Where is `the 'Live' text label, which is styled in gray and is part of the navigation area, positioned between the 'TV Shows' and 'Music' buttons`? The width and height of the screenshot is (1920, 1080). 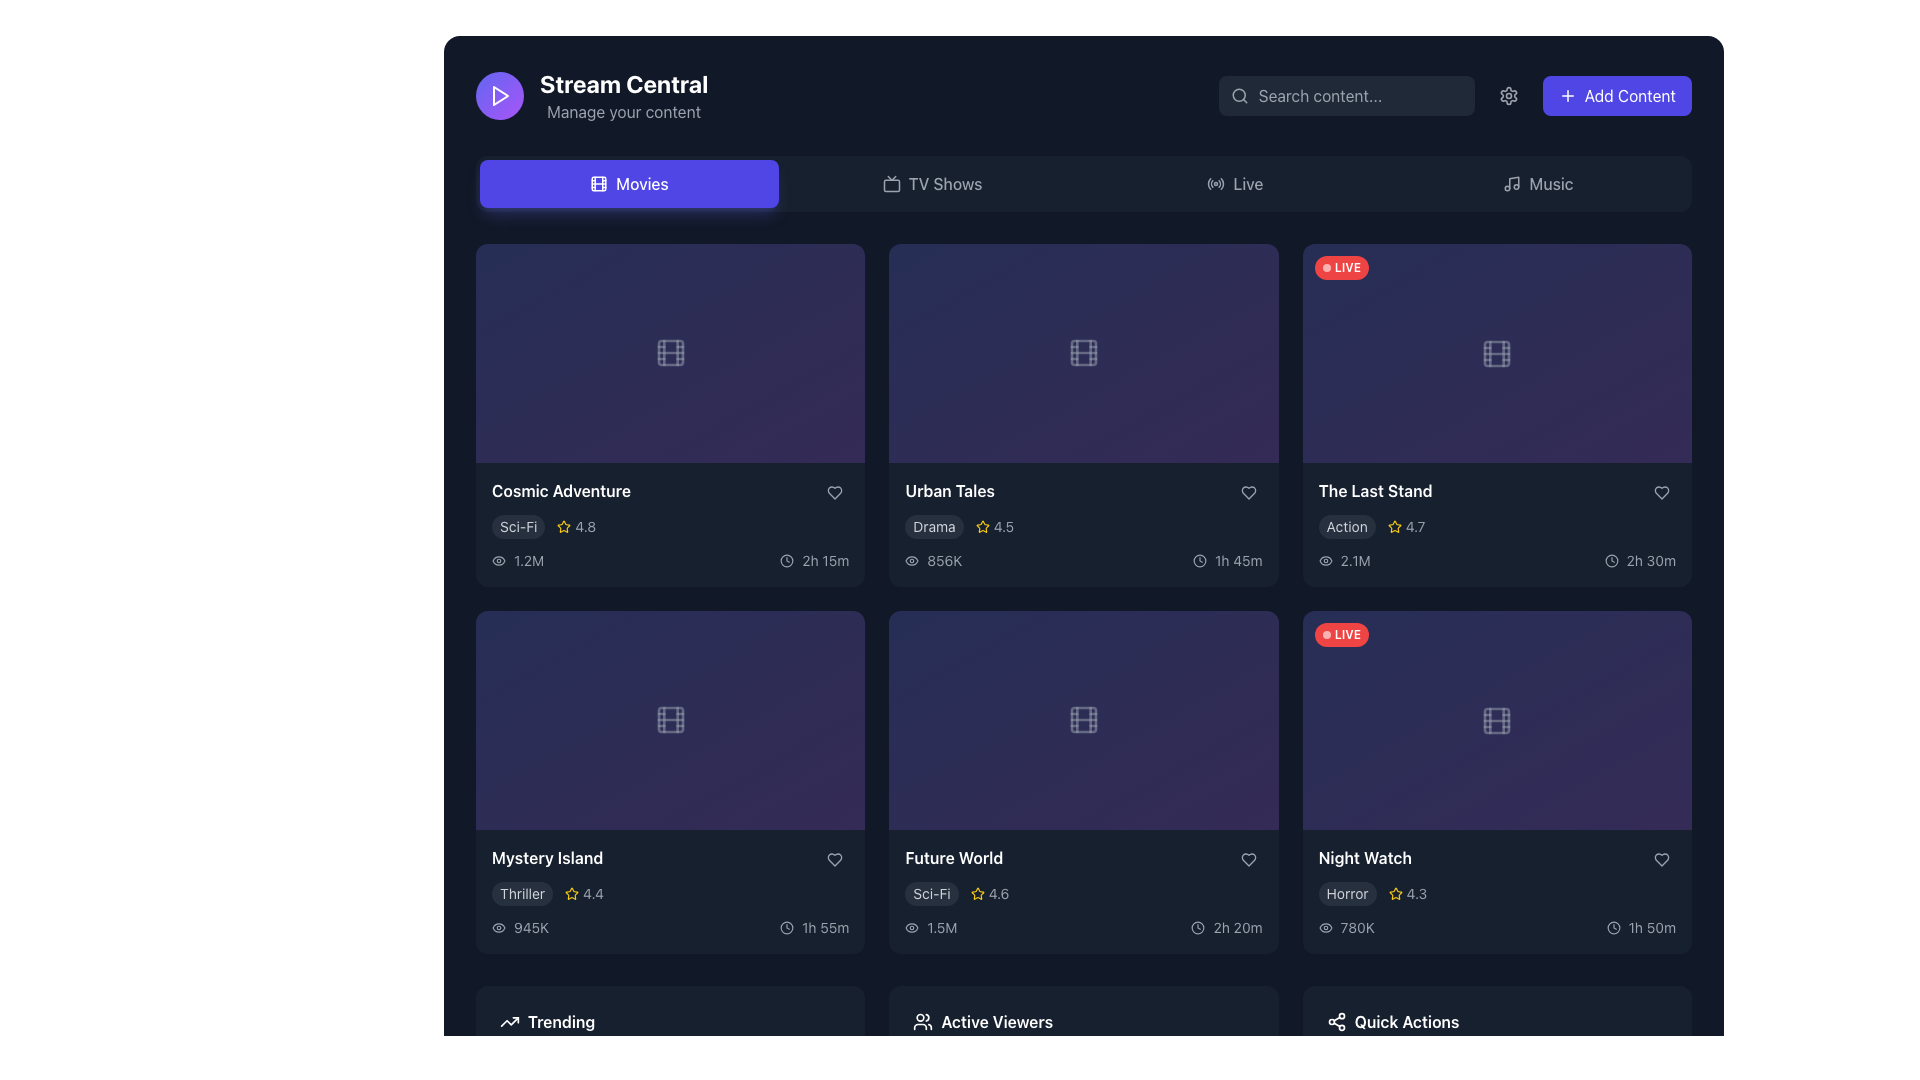
the 'Live' text label, which is styled in gray and is part of the navigation area, positioned between the 'TV Shows' and 'Music' buttons is located at coordinates (1247, 184).